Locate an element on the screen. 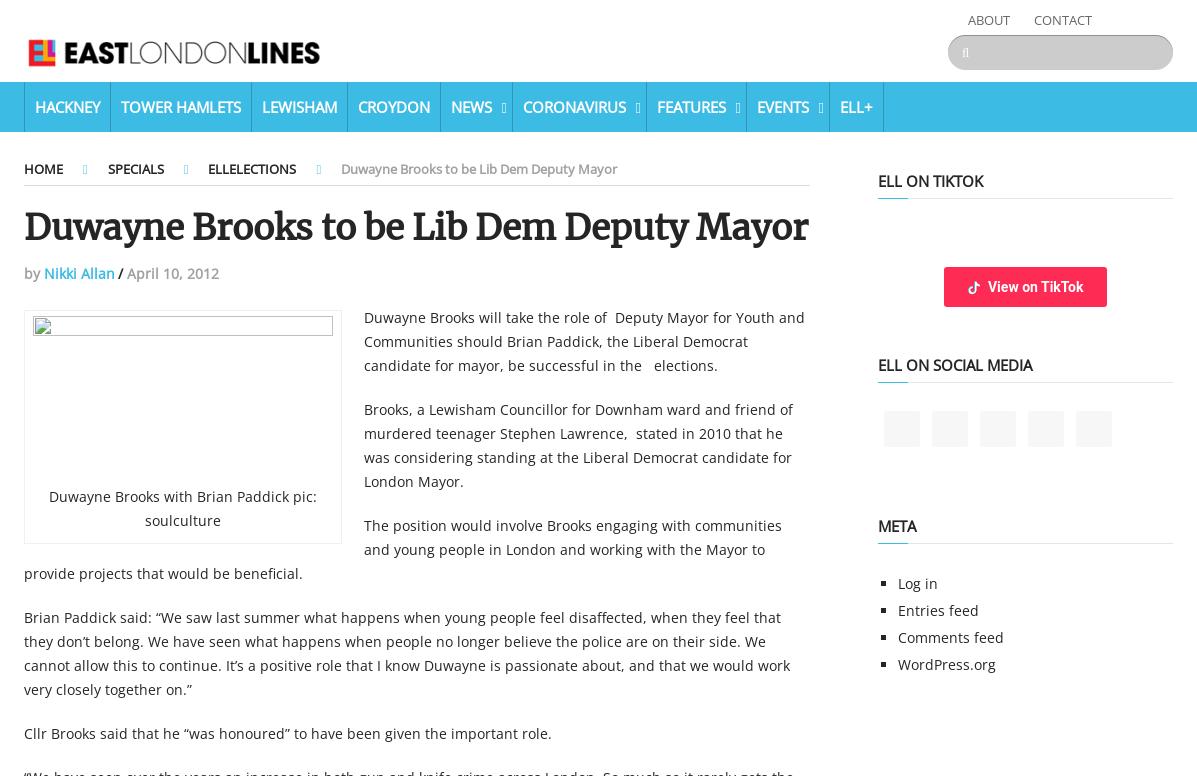 The width and height of the screenshot is (1197, 776). 'View on TikTok' is located at coordinates (1035, 285).